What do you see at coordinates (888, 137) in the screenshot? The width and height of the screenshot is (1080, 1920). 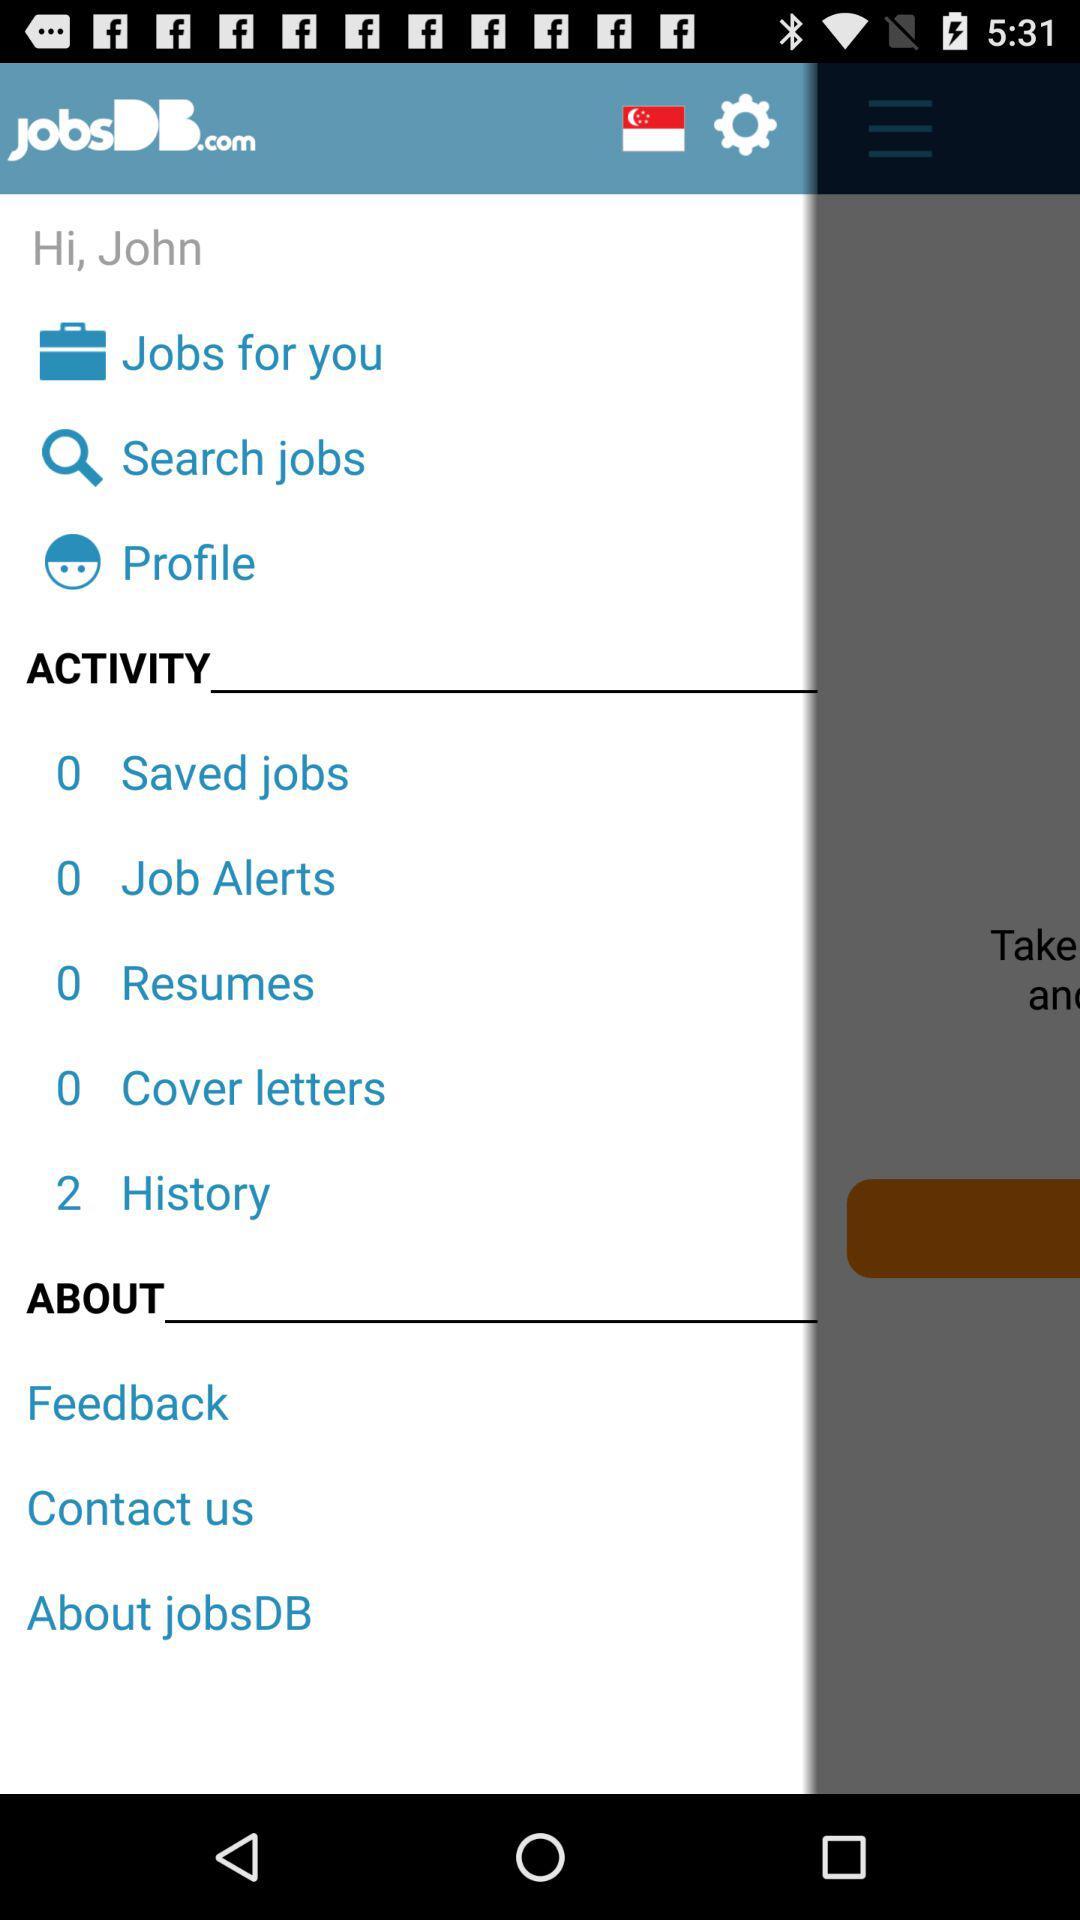 I see `the menu icon` at bounding box center [888, 137].